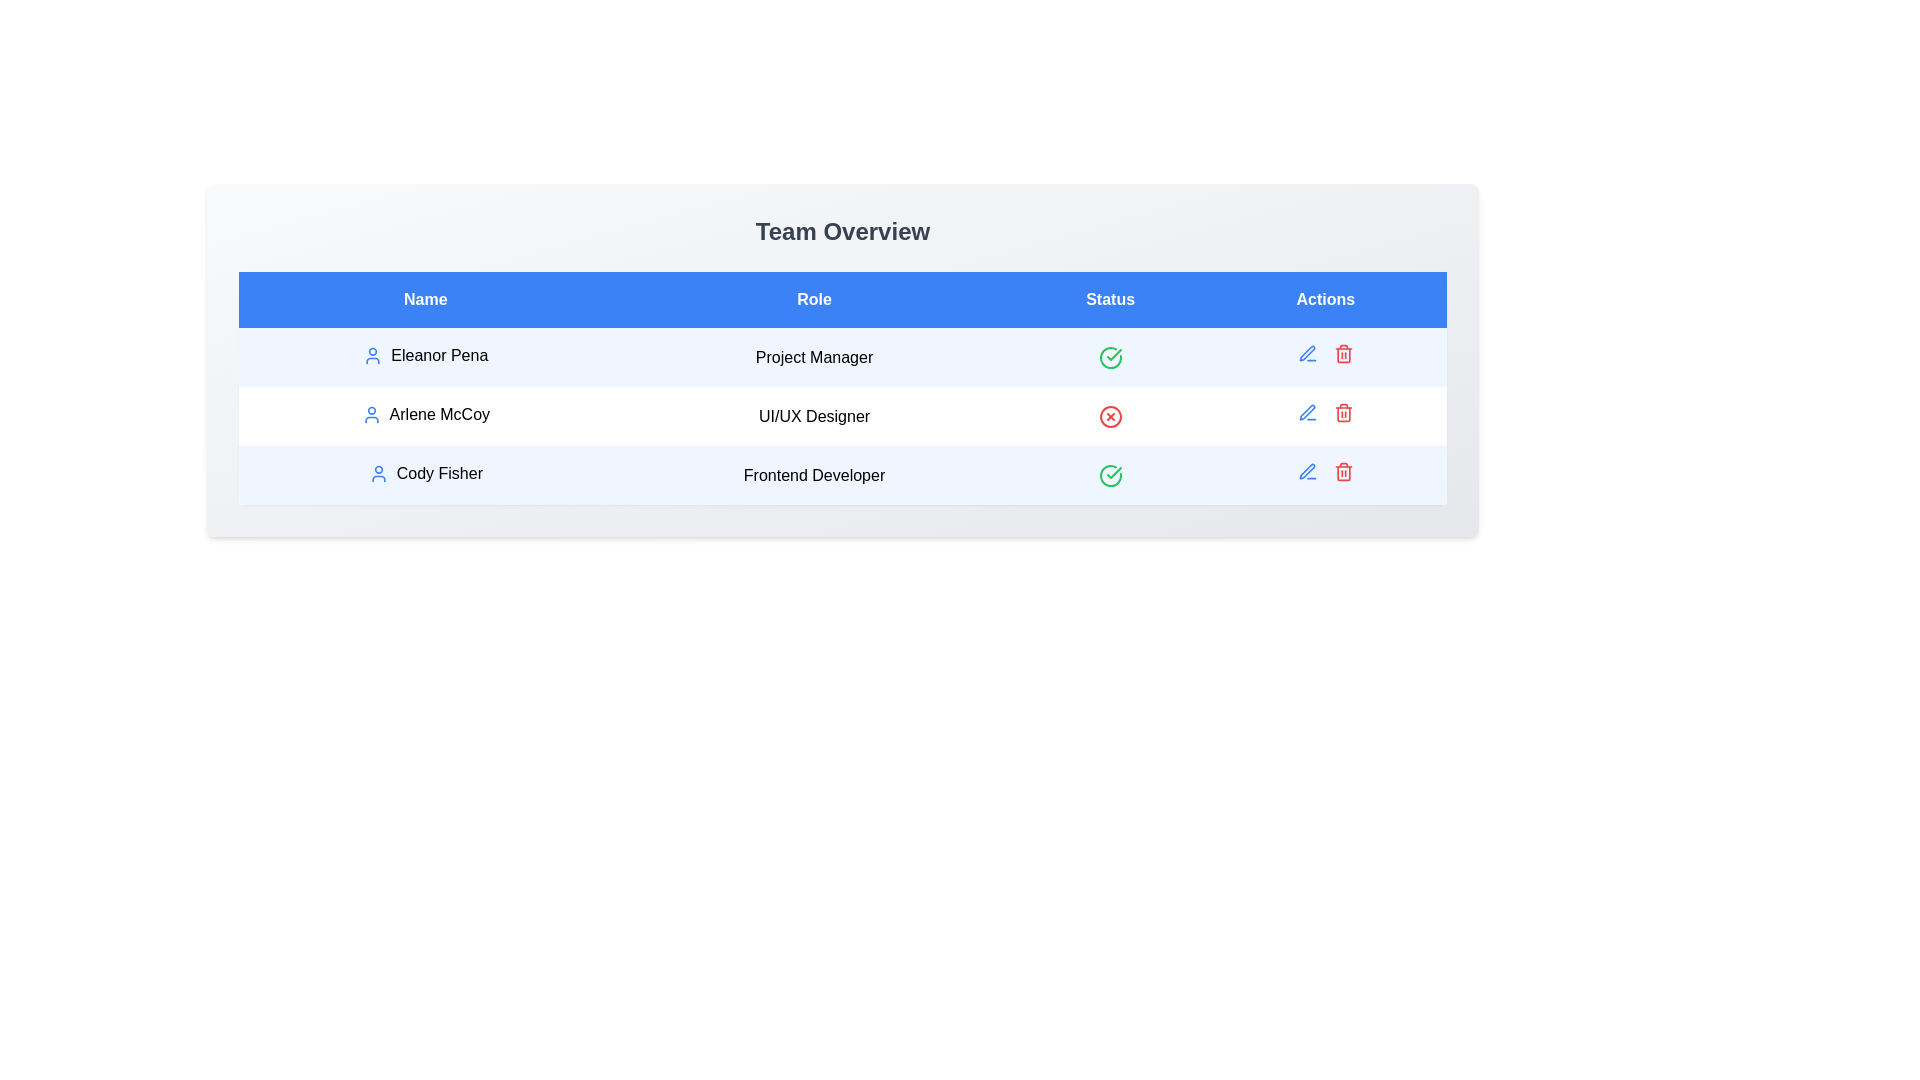 The height and width of the screenshot is (1080, 1920). Describe the element at coordinates (1307, 411) in the screenshot. I see `the pencil-shaped edit icon located in the 'Actions' column of the row for user 'Arlene McCoy' in the 'Team Overview' table to initiate the edit action` at that location.